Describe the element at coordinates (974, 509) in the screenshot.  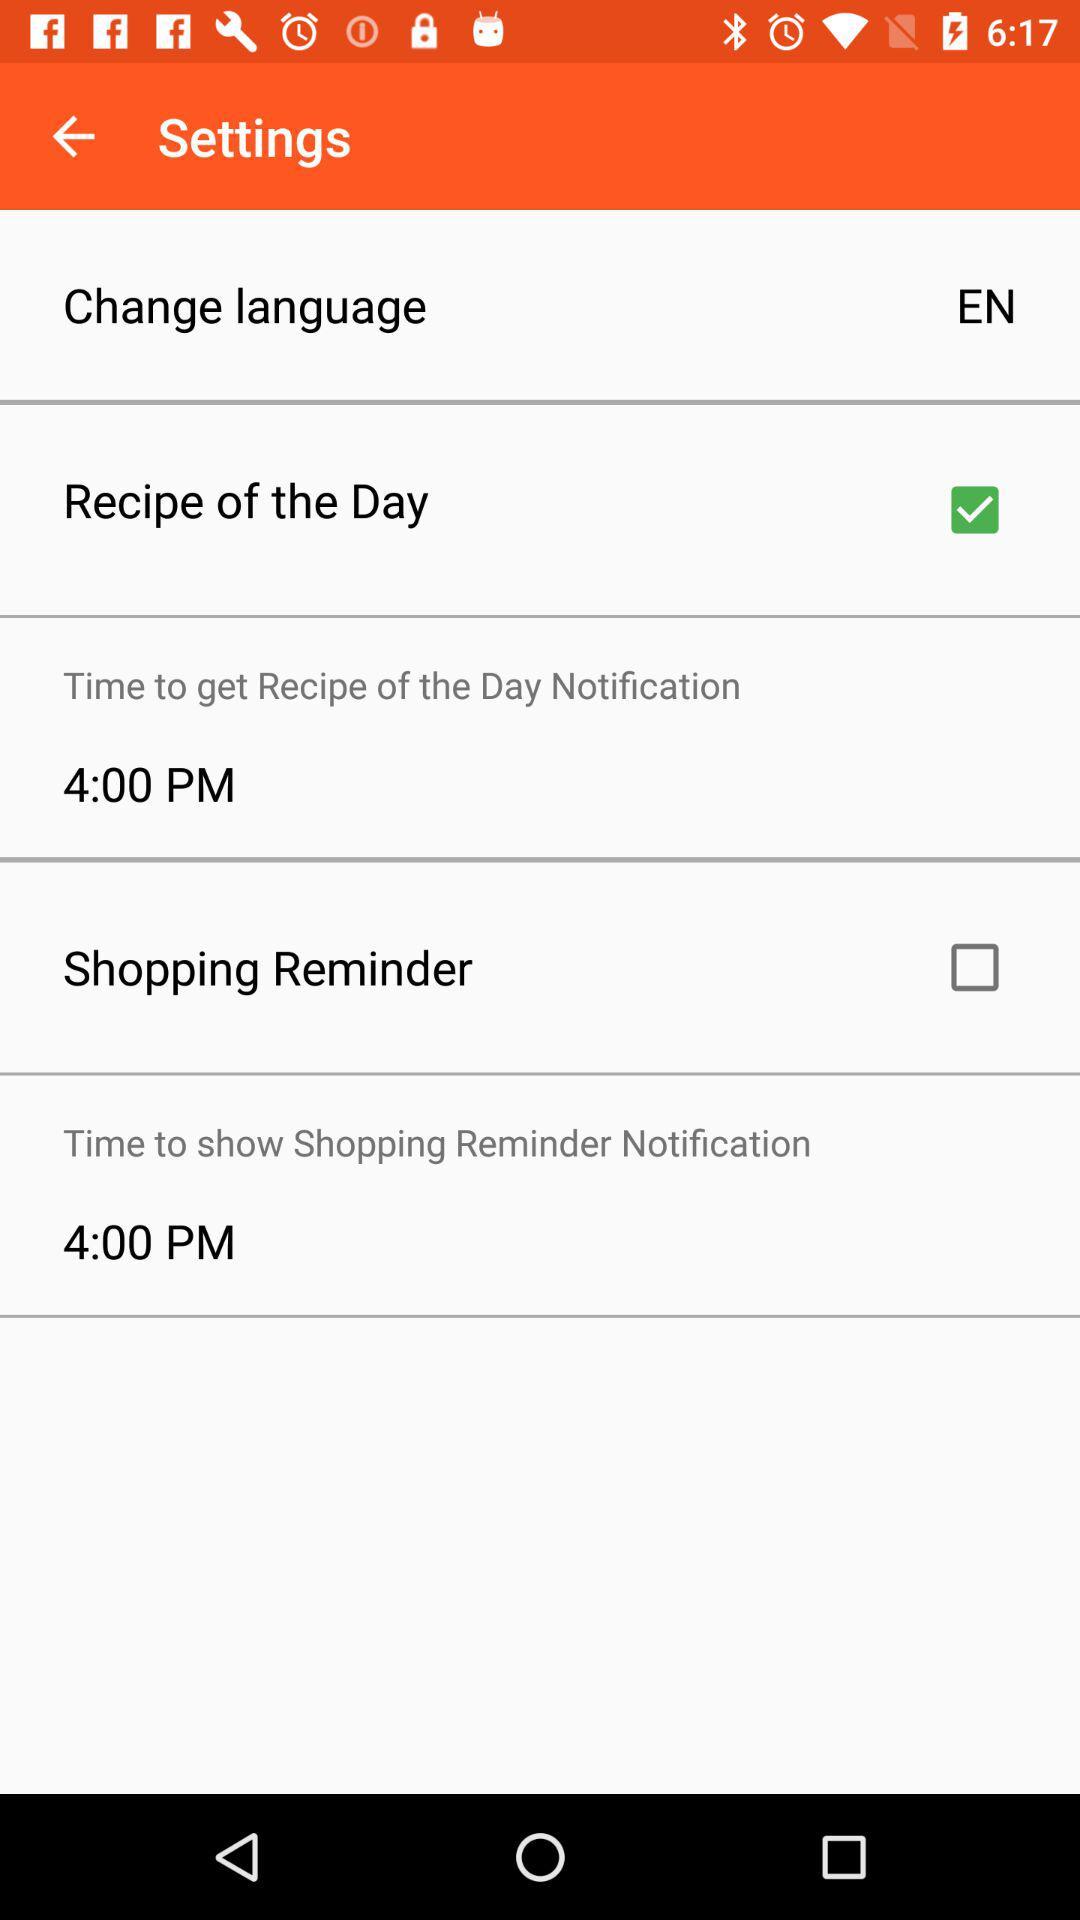
I see `turn on recipe of the day notification` at that location.